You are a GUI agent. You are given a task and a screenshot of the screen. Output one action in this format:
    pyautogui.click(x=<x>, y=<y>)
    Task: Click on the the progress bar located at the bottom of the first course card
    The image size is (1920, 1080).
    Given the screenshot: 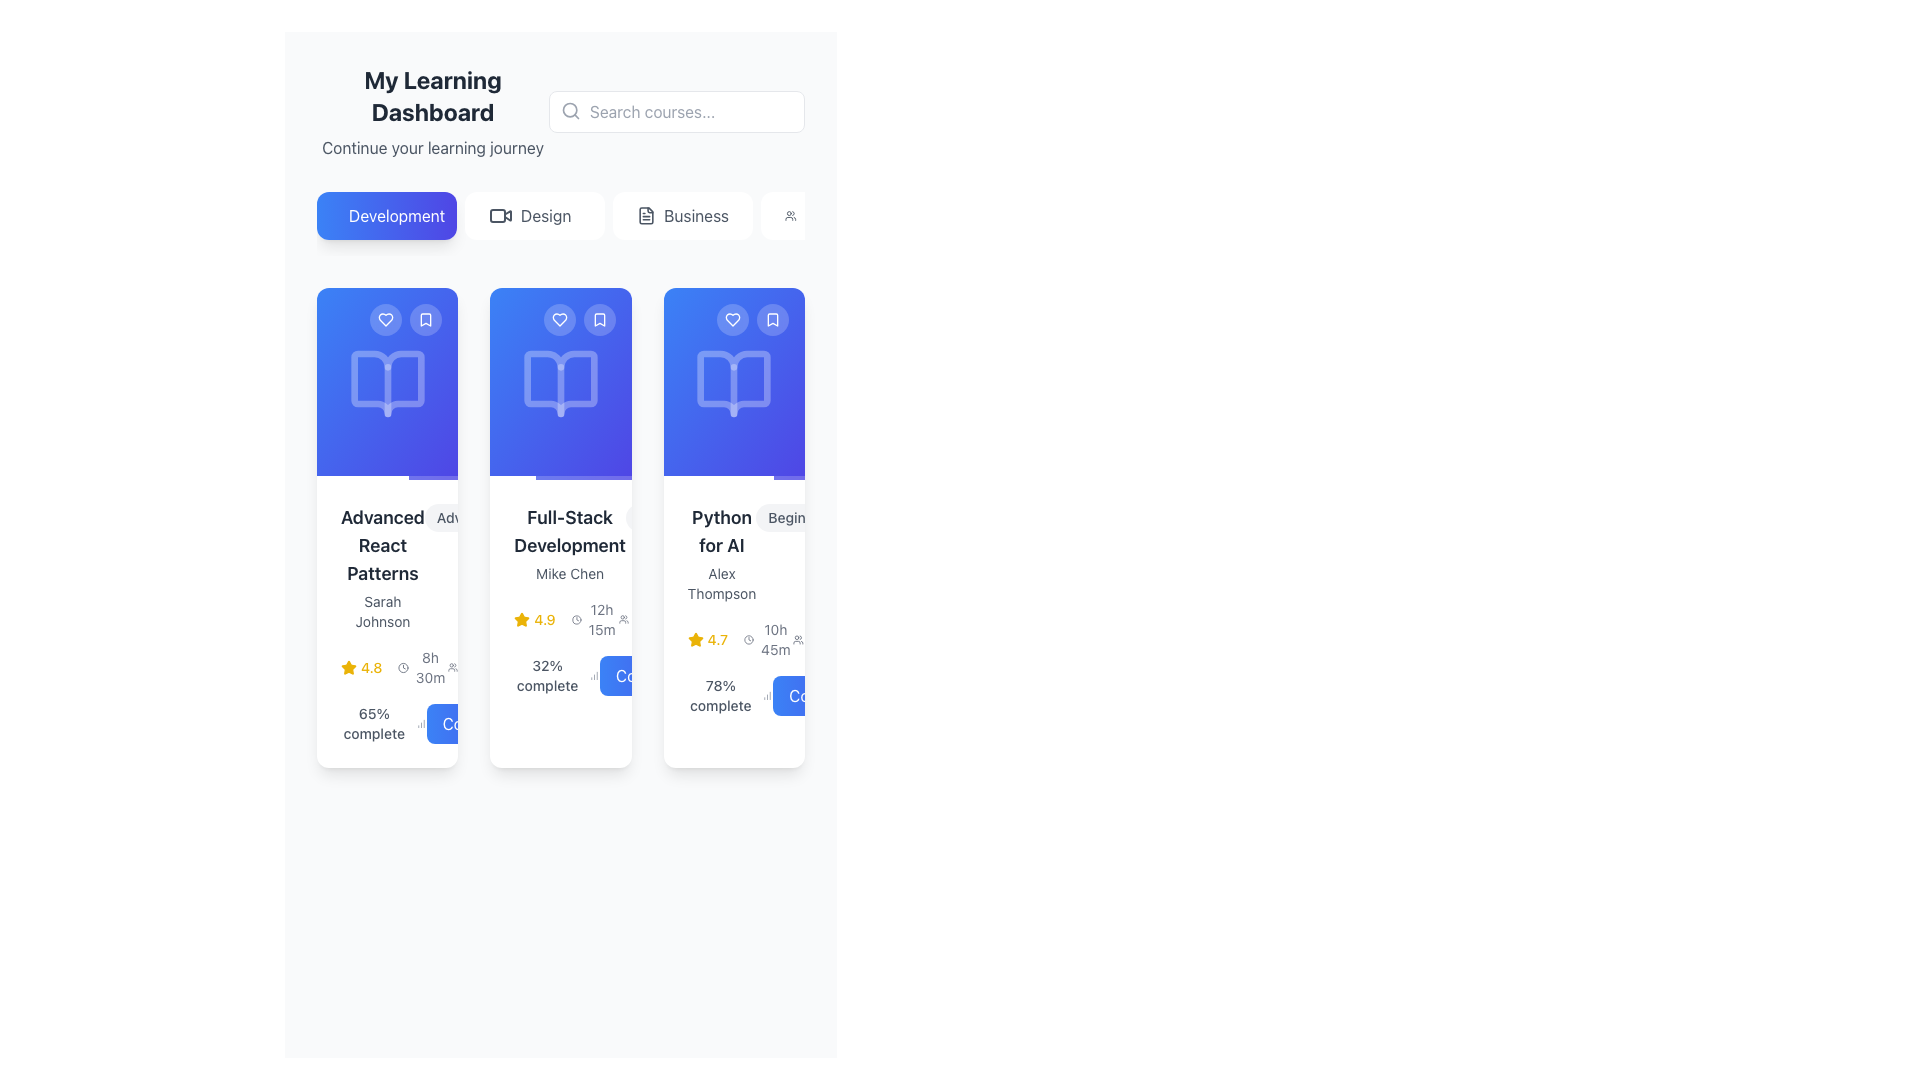 What is the action you would take?
    pyautogui.click(x=387, y=478)
    